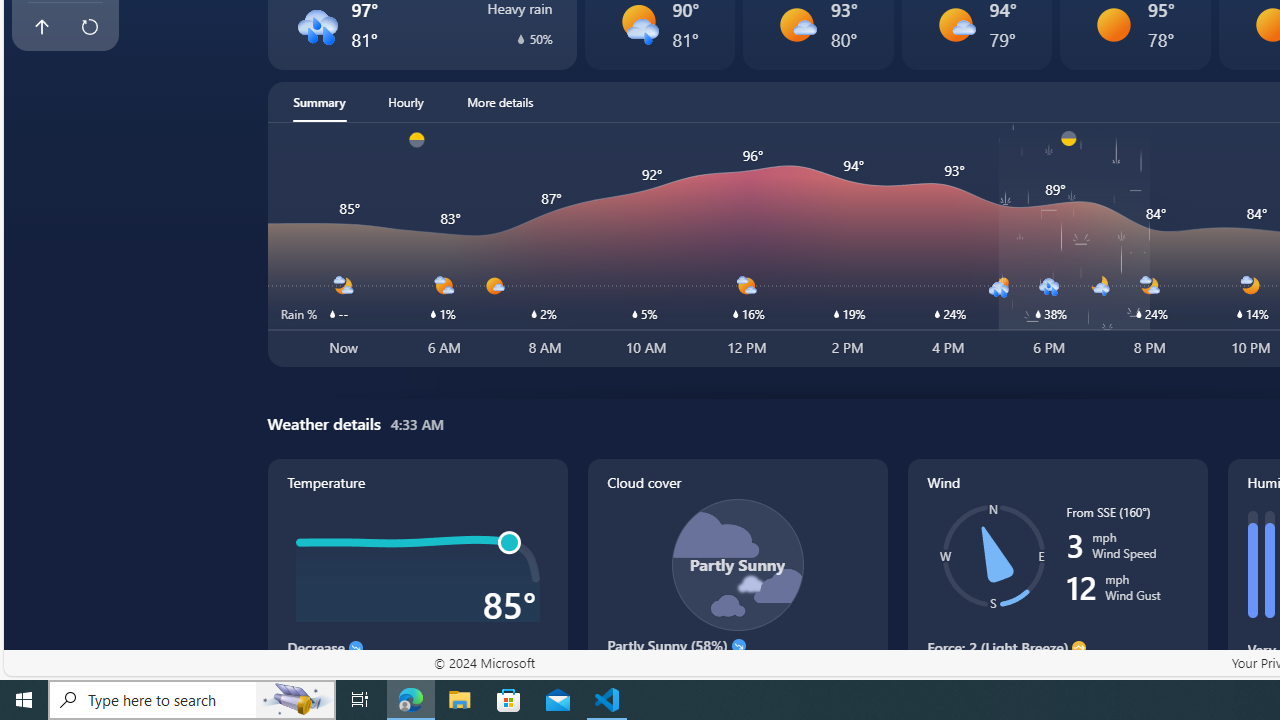 The image size is (1280, 720). I want to click on 'Wind', so click(1056, 584).